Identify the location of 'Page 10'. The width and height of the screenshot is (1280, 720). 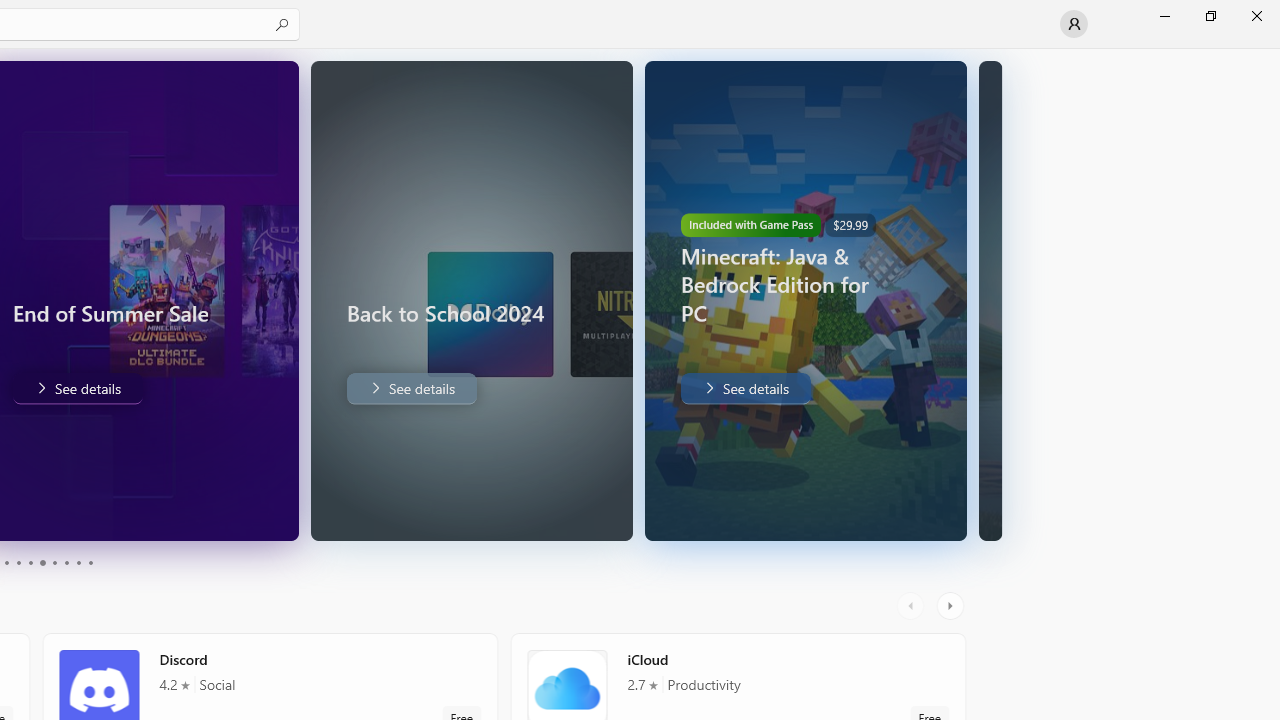
(89, 563).